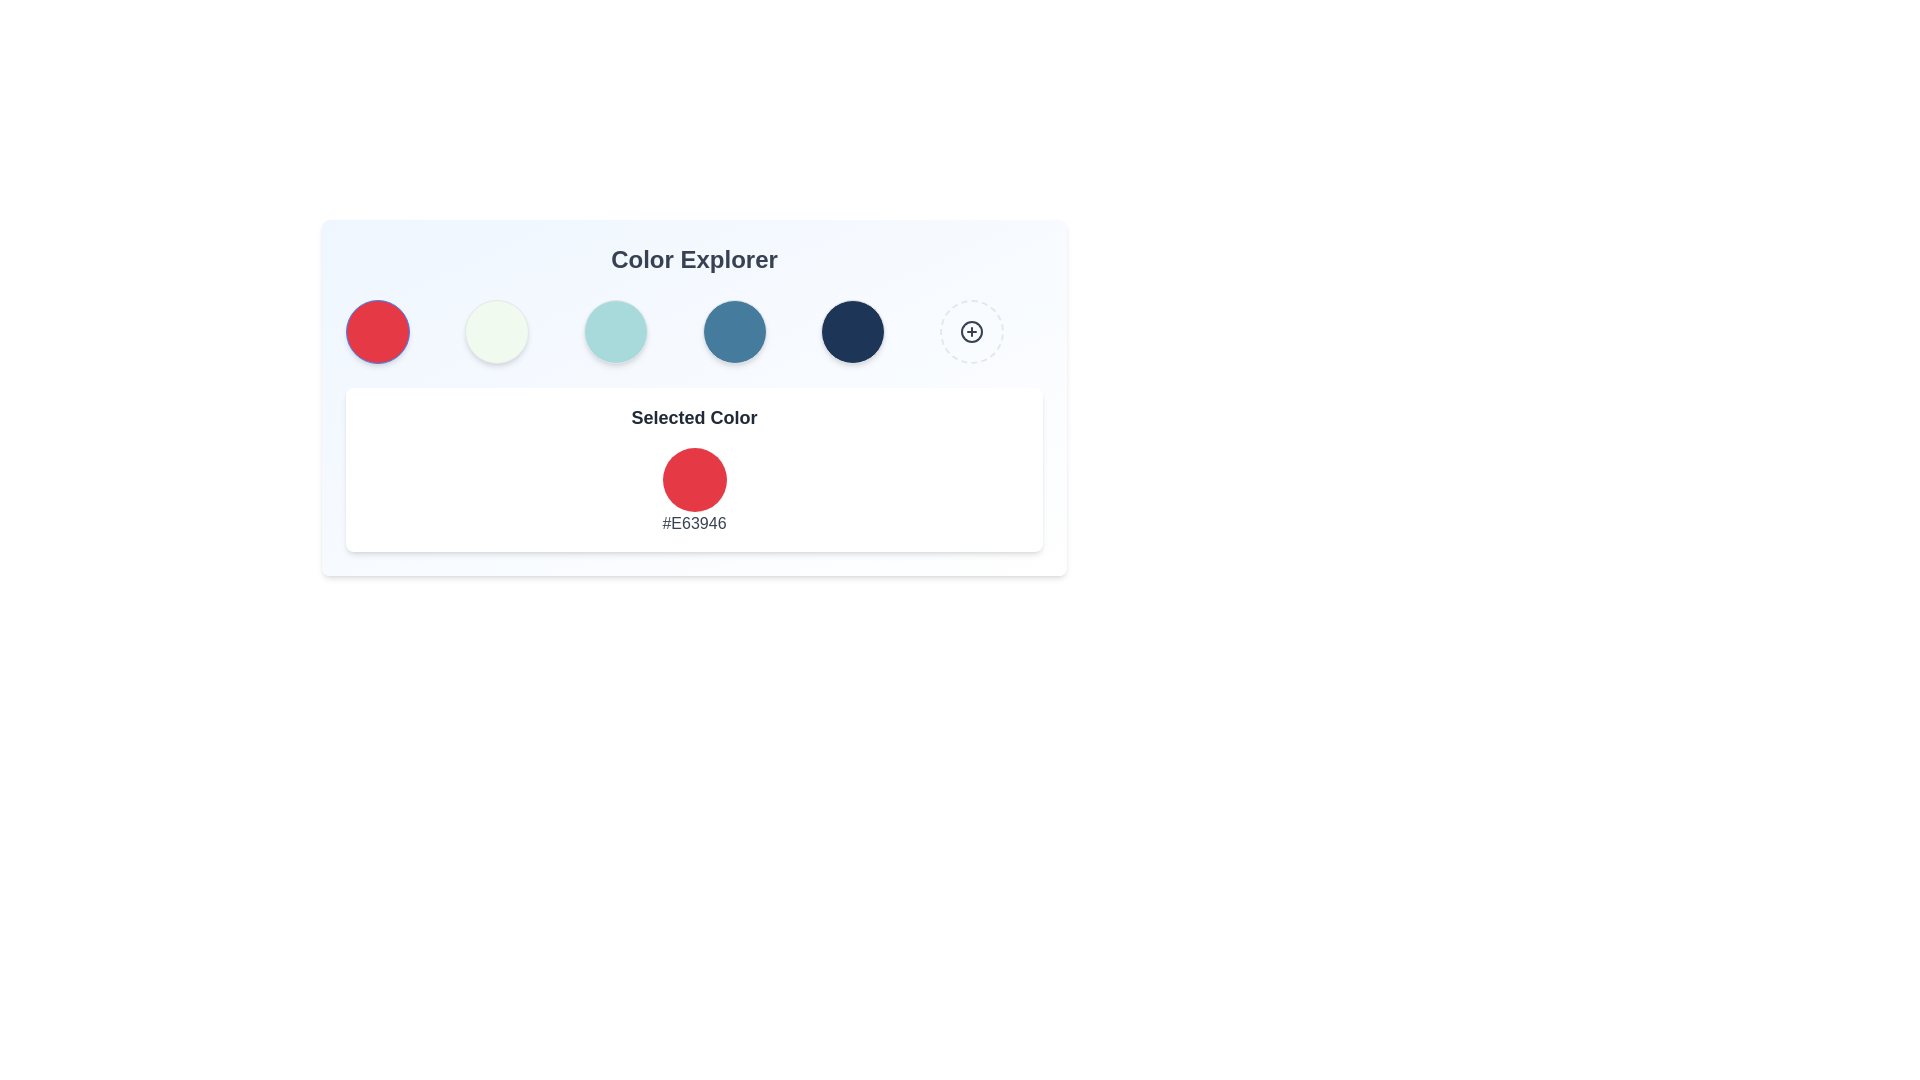  I want to click on the circular '+' button with a dashed border, so click(972, 330).